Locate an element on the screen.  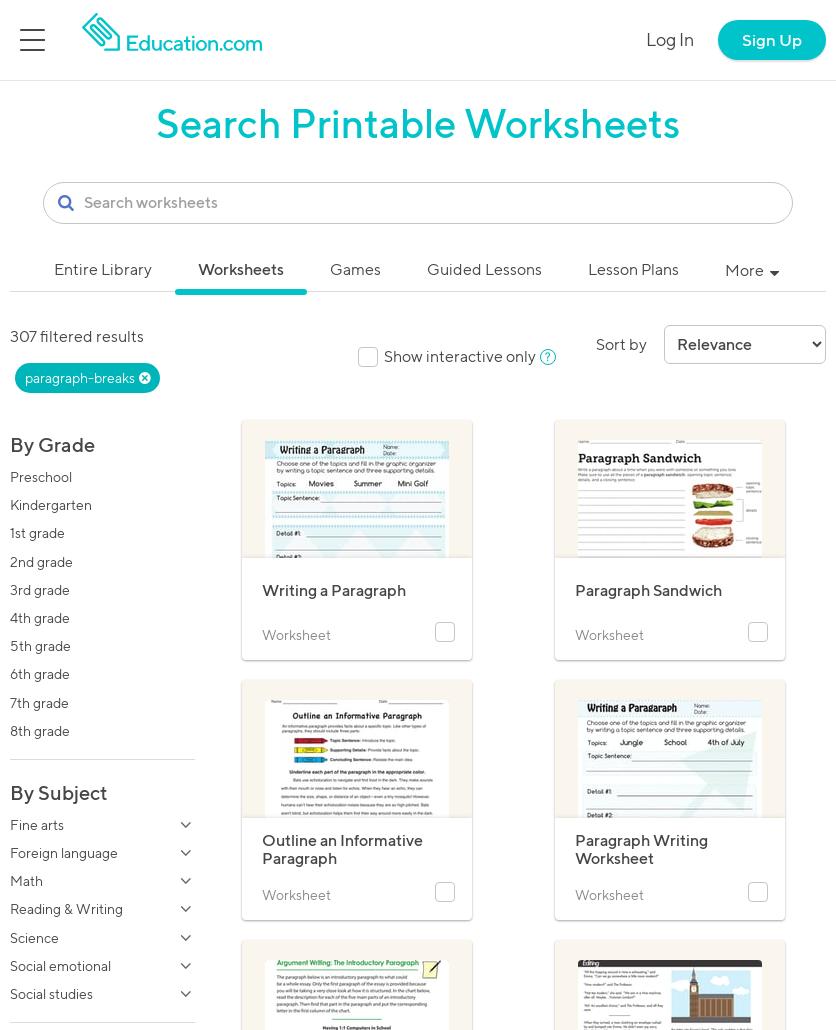
'paragraph-breaks' is located at coordinates (80, 378).